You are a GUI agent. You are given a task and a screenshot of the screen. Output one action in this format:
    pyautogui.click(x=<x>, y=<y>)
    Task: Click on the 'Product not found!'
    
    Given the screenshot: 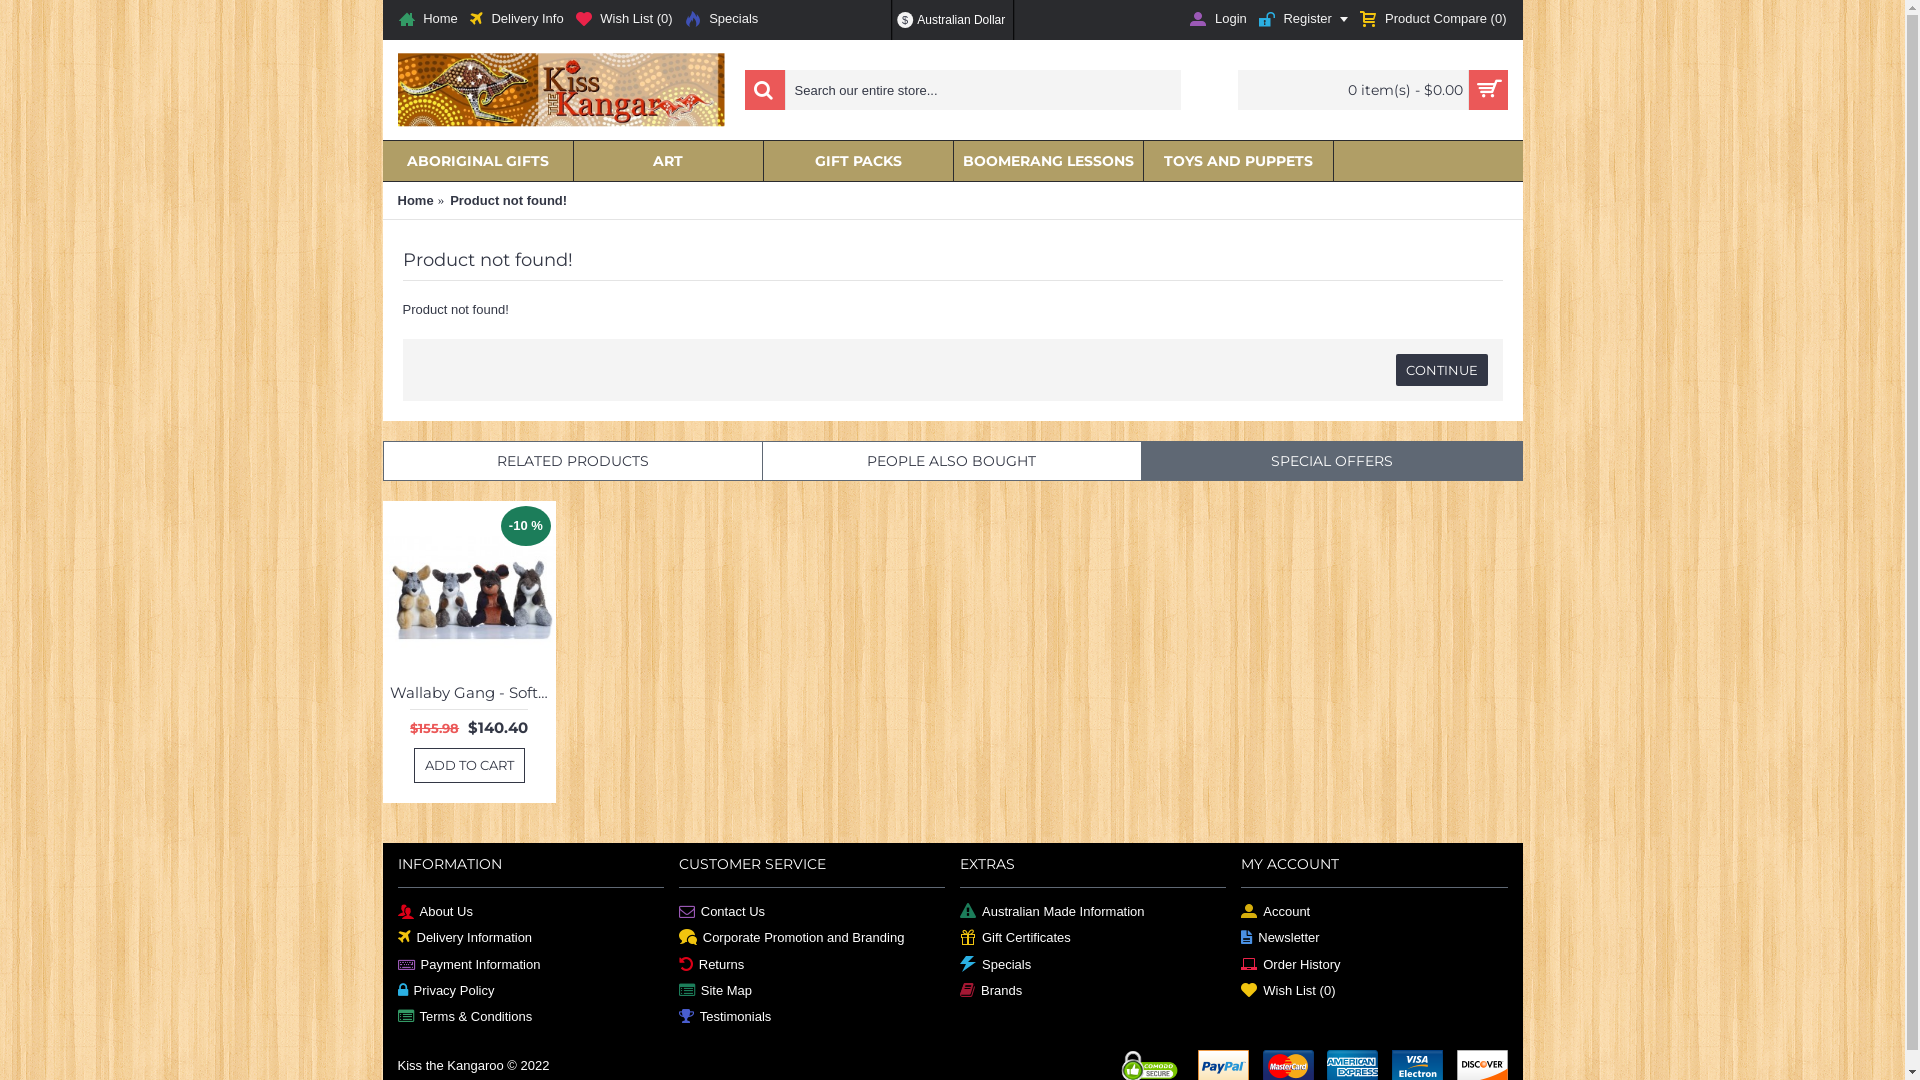 What is the action you would take?
    pyautogui.click(x=508, y=200)
    